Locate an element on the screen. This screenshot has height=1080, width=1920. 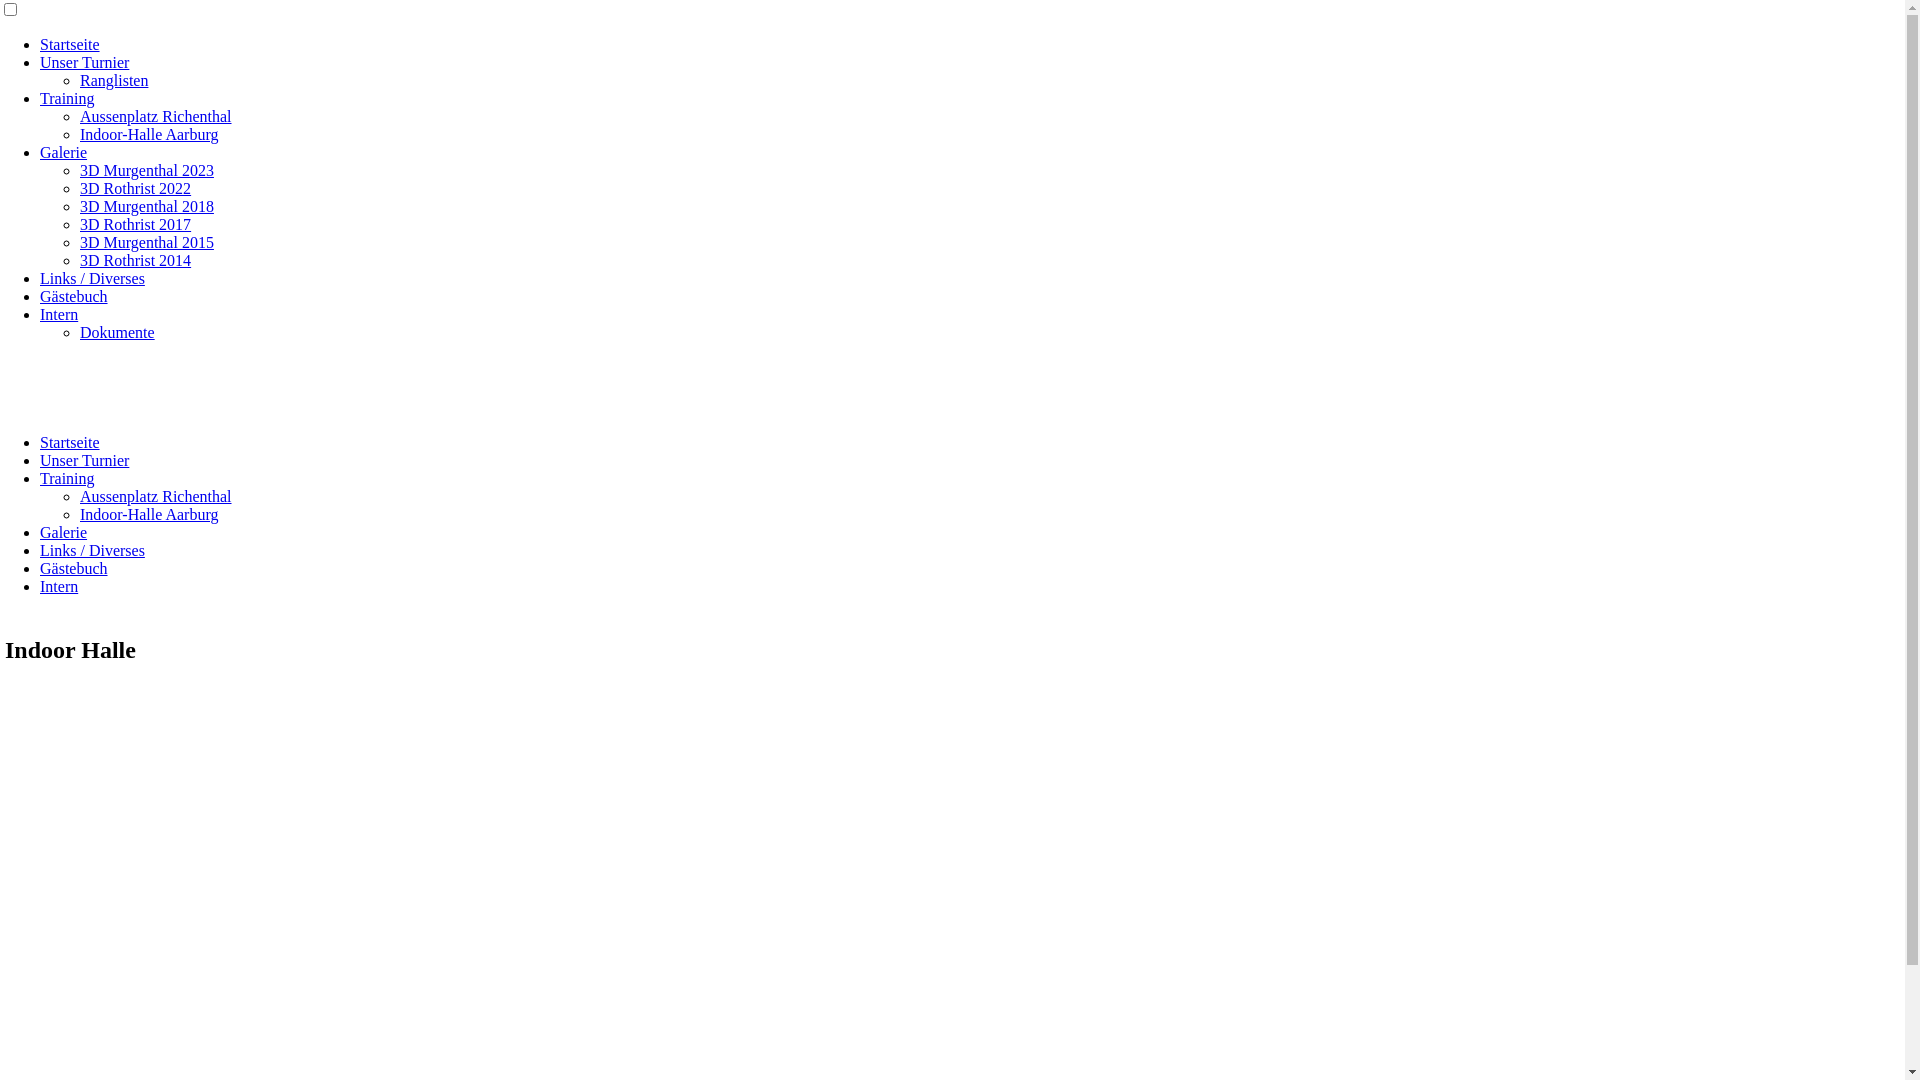
'Galerie' is located at coordinates (63, 531).